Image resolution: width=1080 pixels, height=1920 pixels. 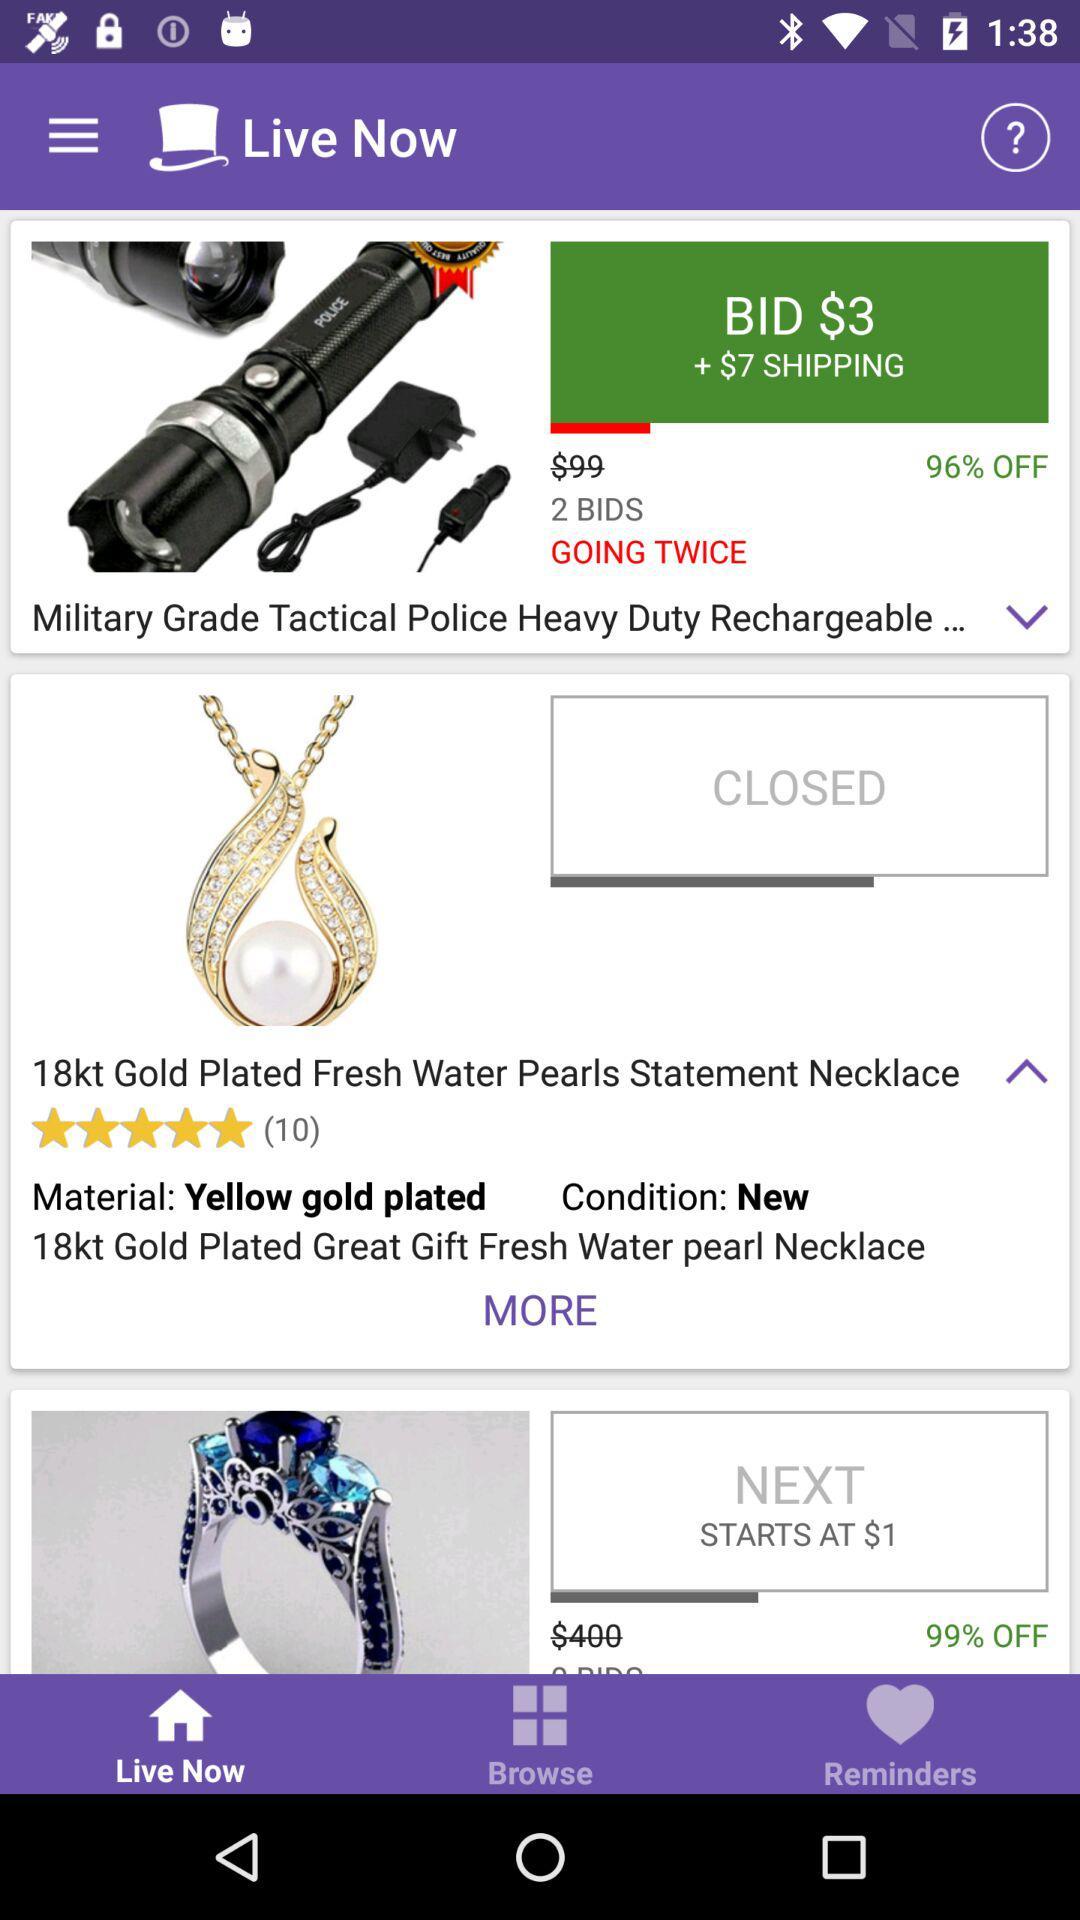 What do you see at coordinates (1017, 135) in the screenshot?
I see `item above bid 3 7 item` at bounding box center [1017, 135].